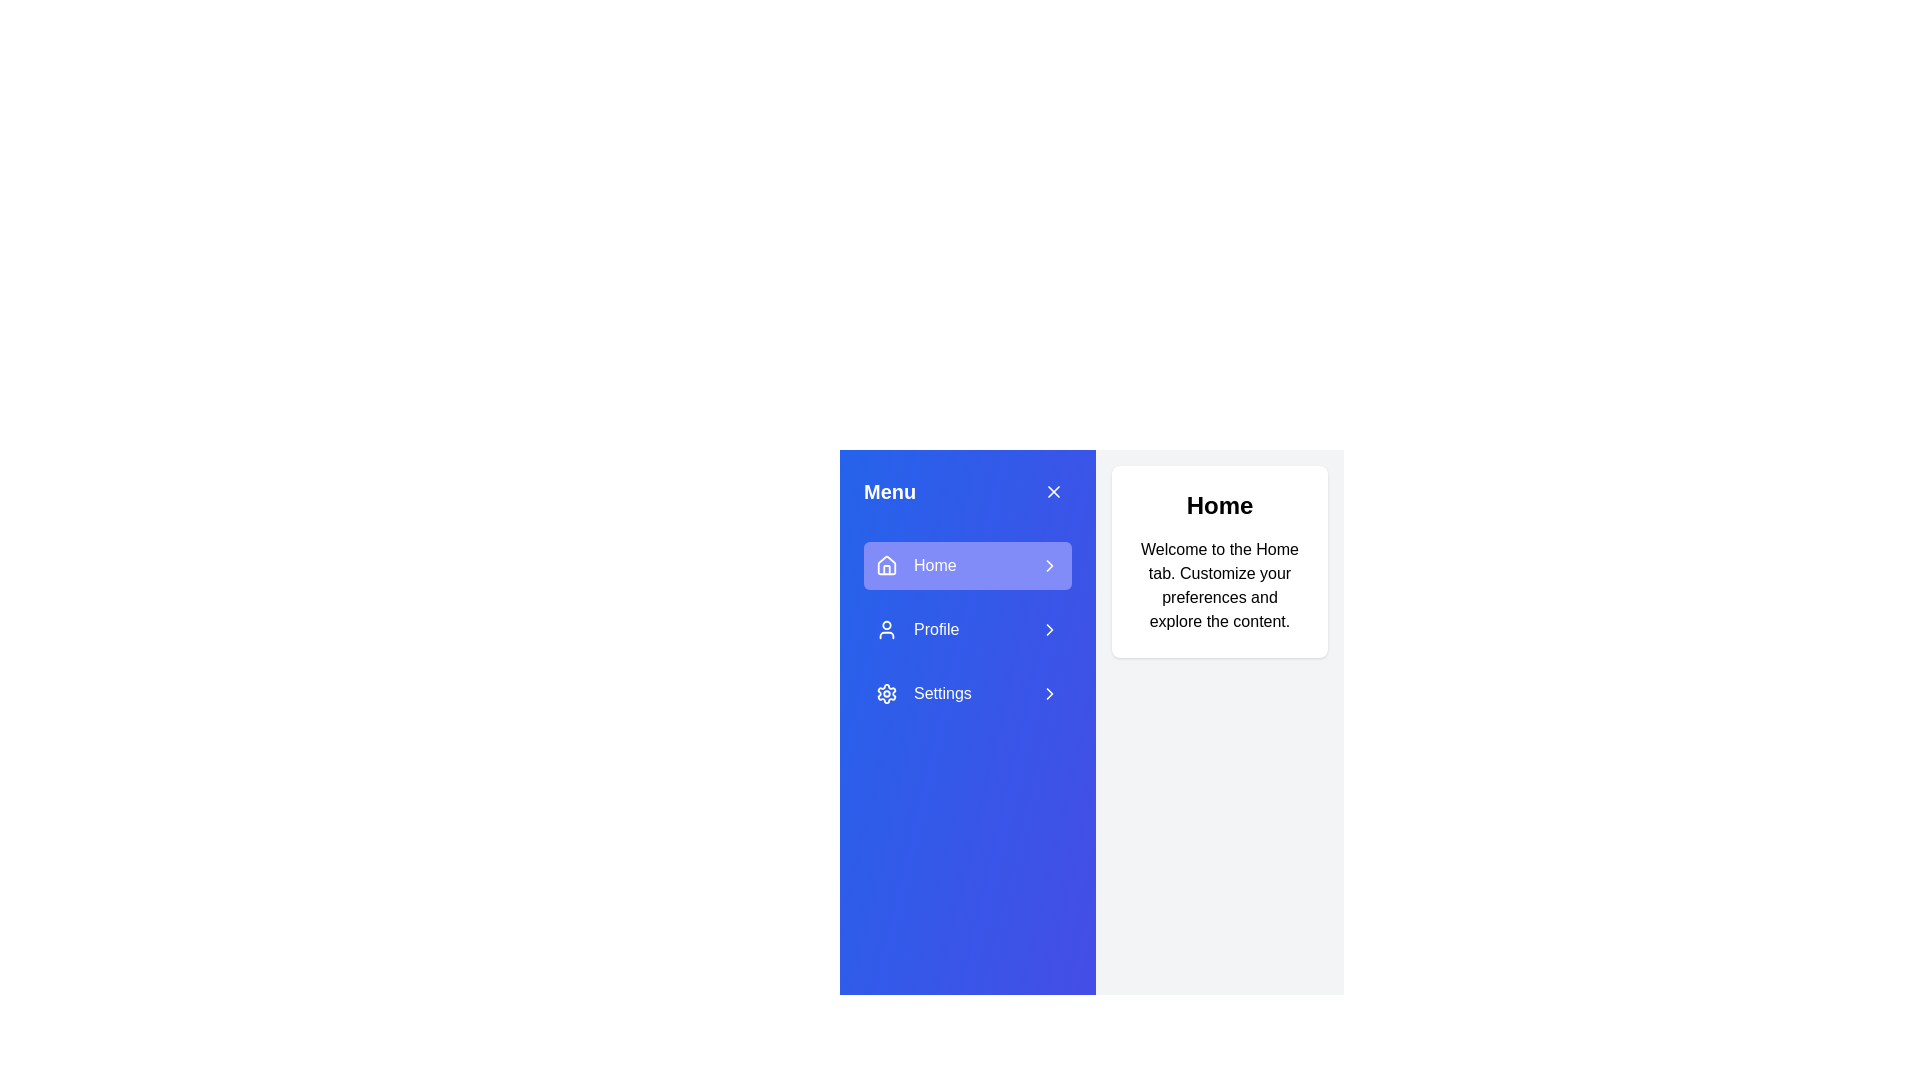  What do you see at coordinates (1049, 628) in the screenshot?
I see `the Chevron icon located on the far-right side of the 'Profile' row` at bounding box center [1049, 628].